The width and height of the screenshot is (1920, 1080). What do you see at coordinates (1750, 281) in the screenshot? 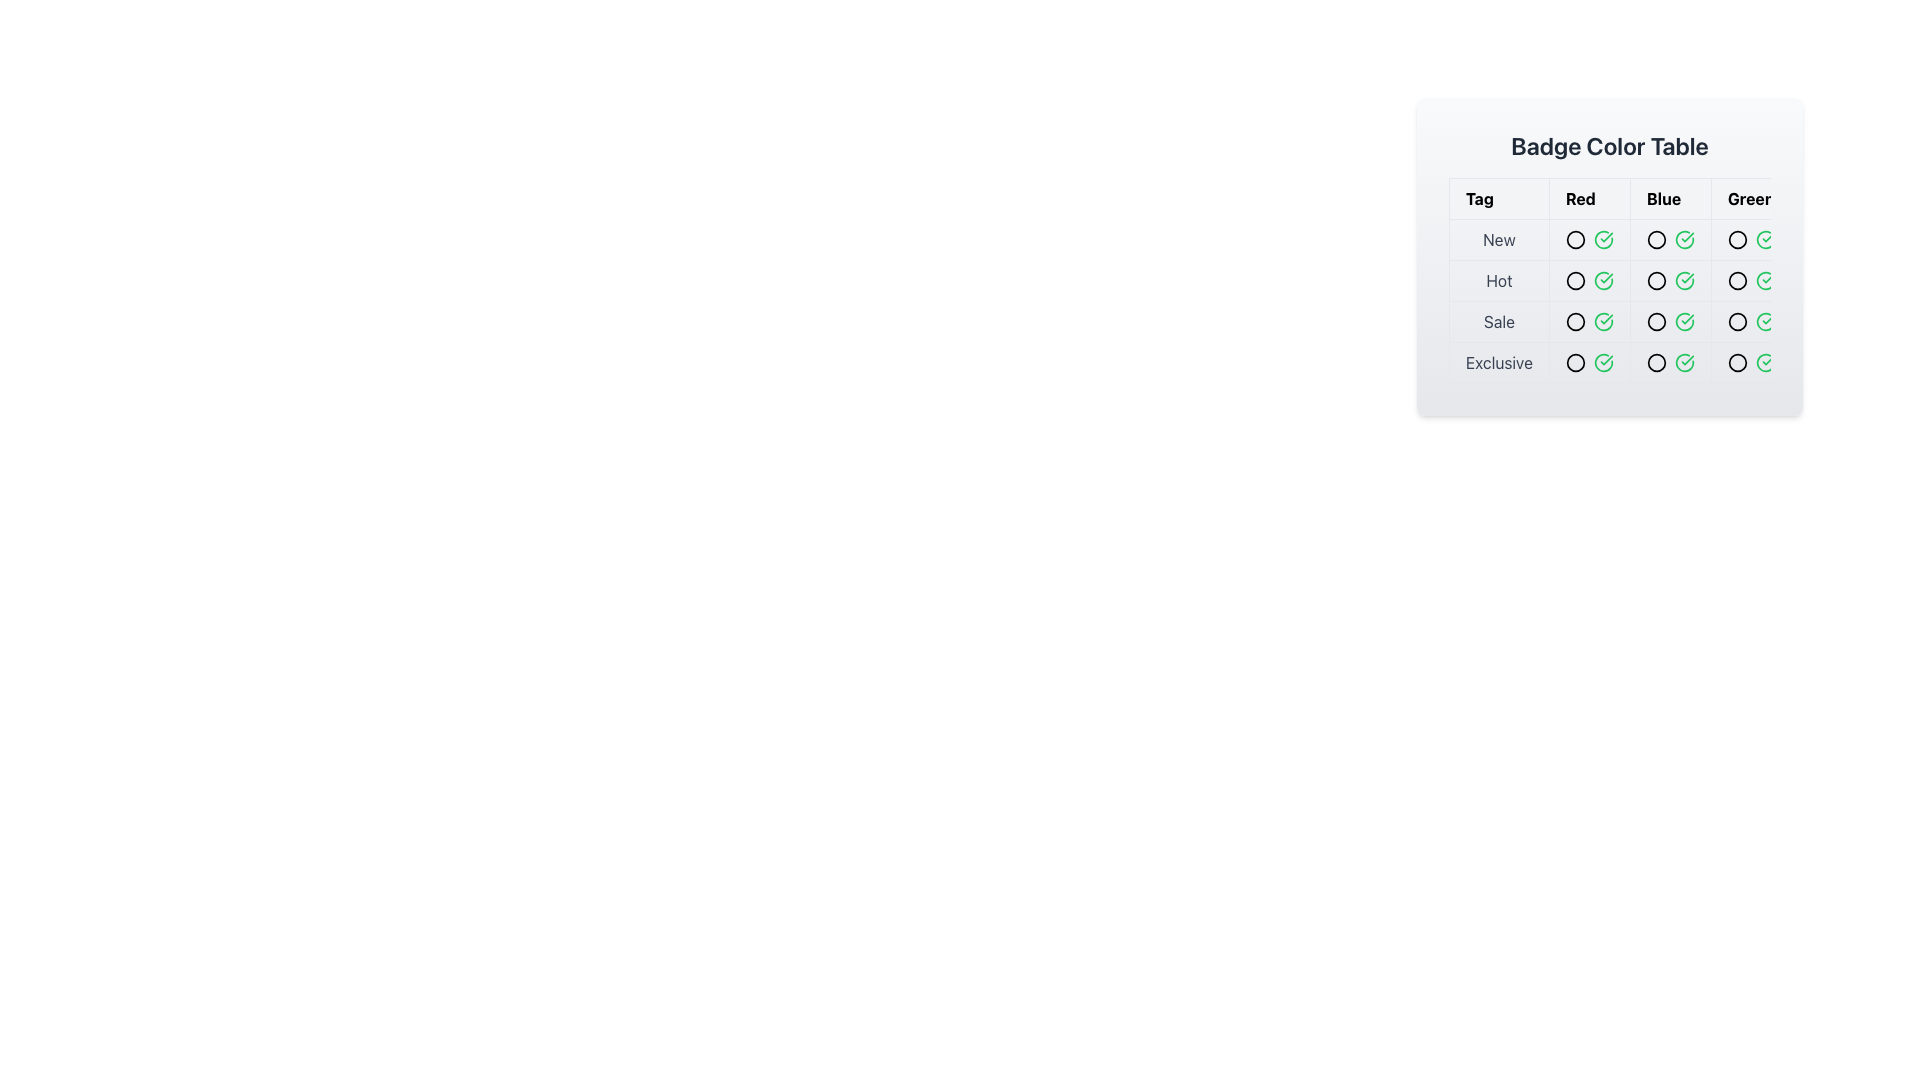
I see `the visual indicator in the 'Green' column of the 'Hot' row within the table` at bounding box center [1750, 281].